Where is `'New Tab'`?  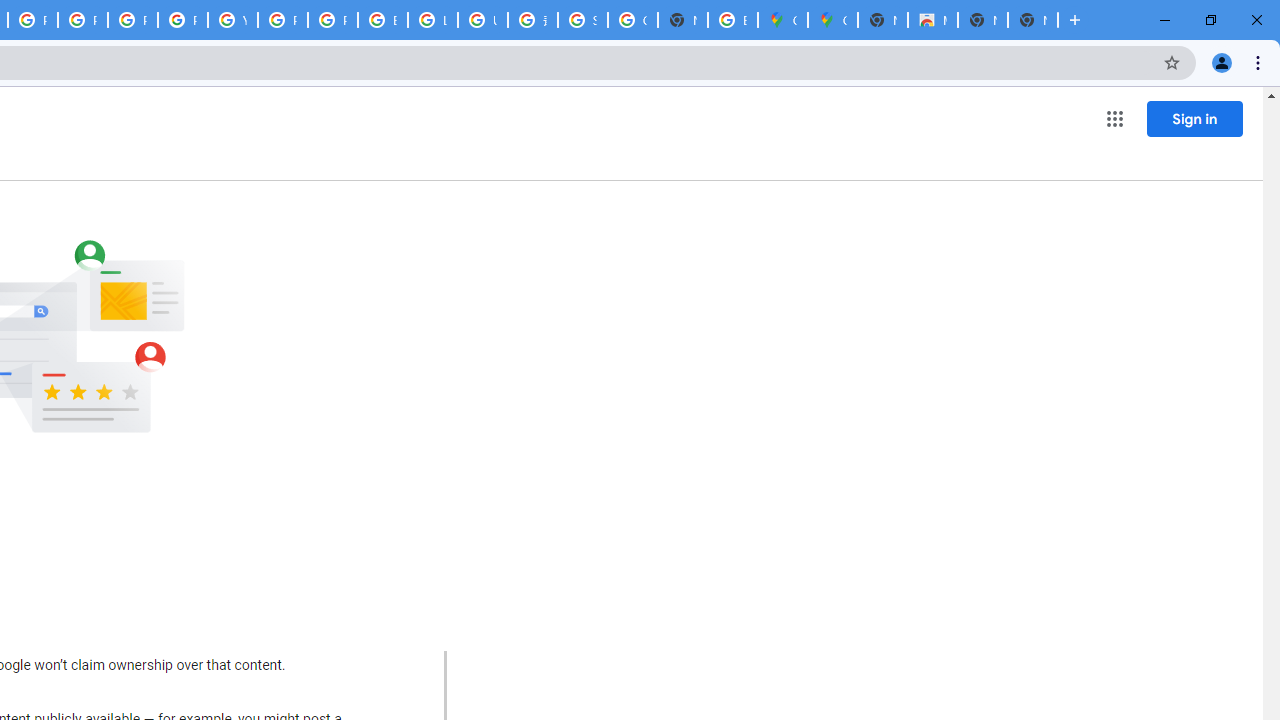
'New Tab' is located at coordinates (1032, 20).